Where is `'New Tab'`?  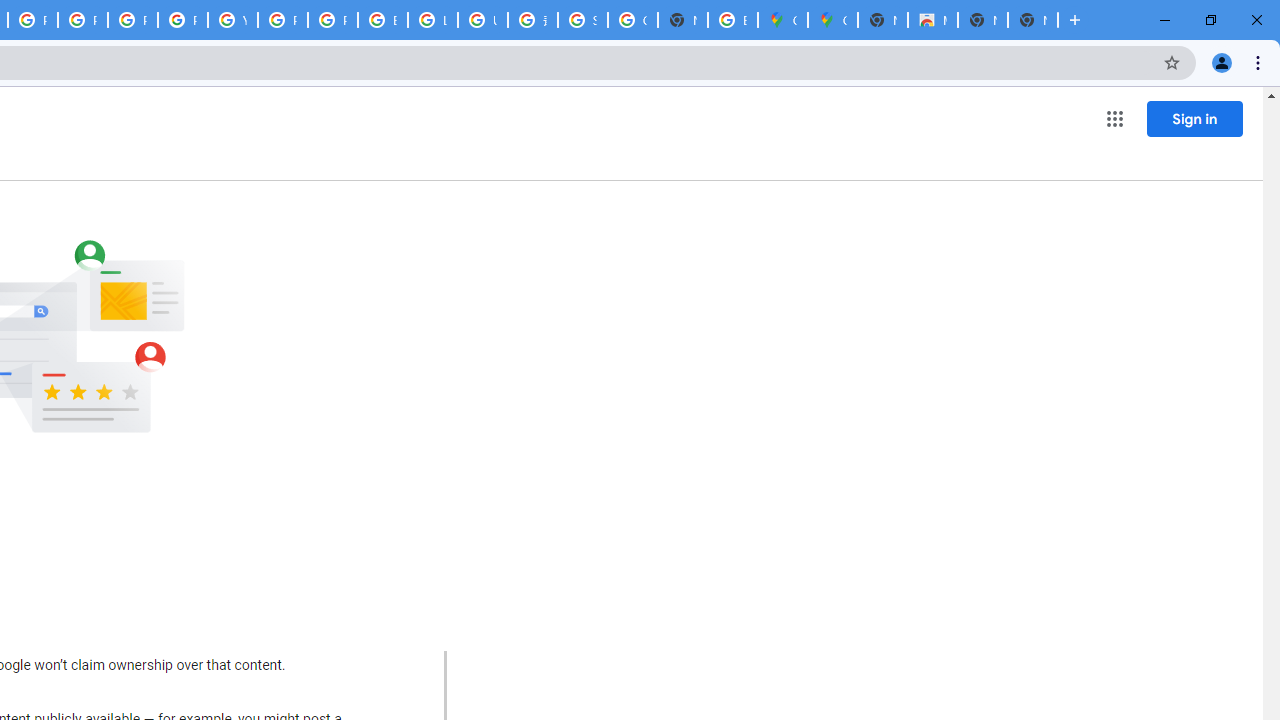
'New Tab' is located at coordinates (1032, 20).